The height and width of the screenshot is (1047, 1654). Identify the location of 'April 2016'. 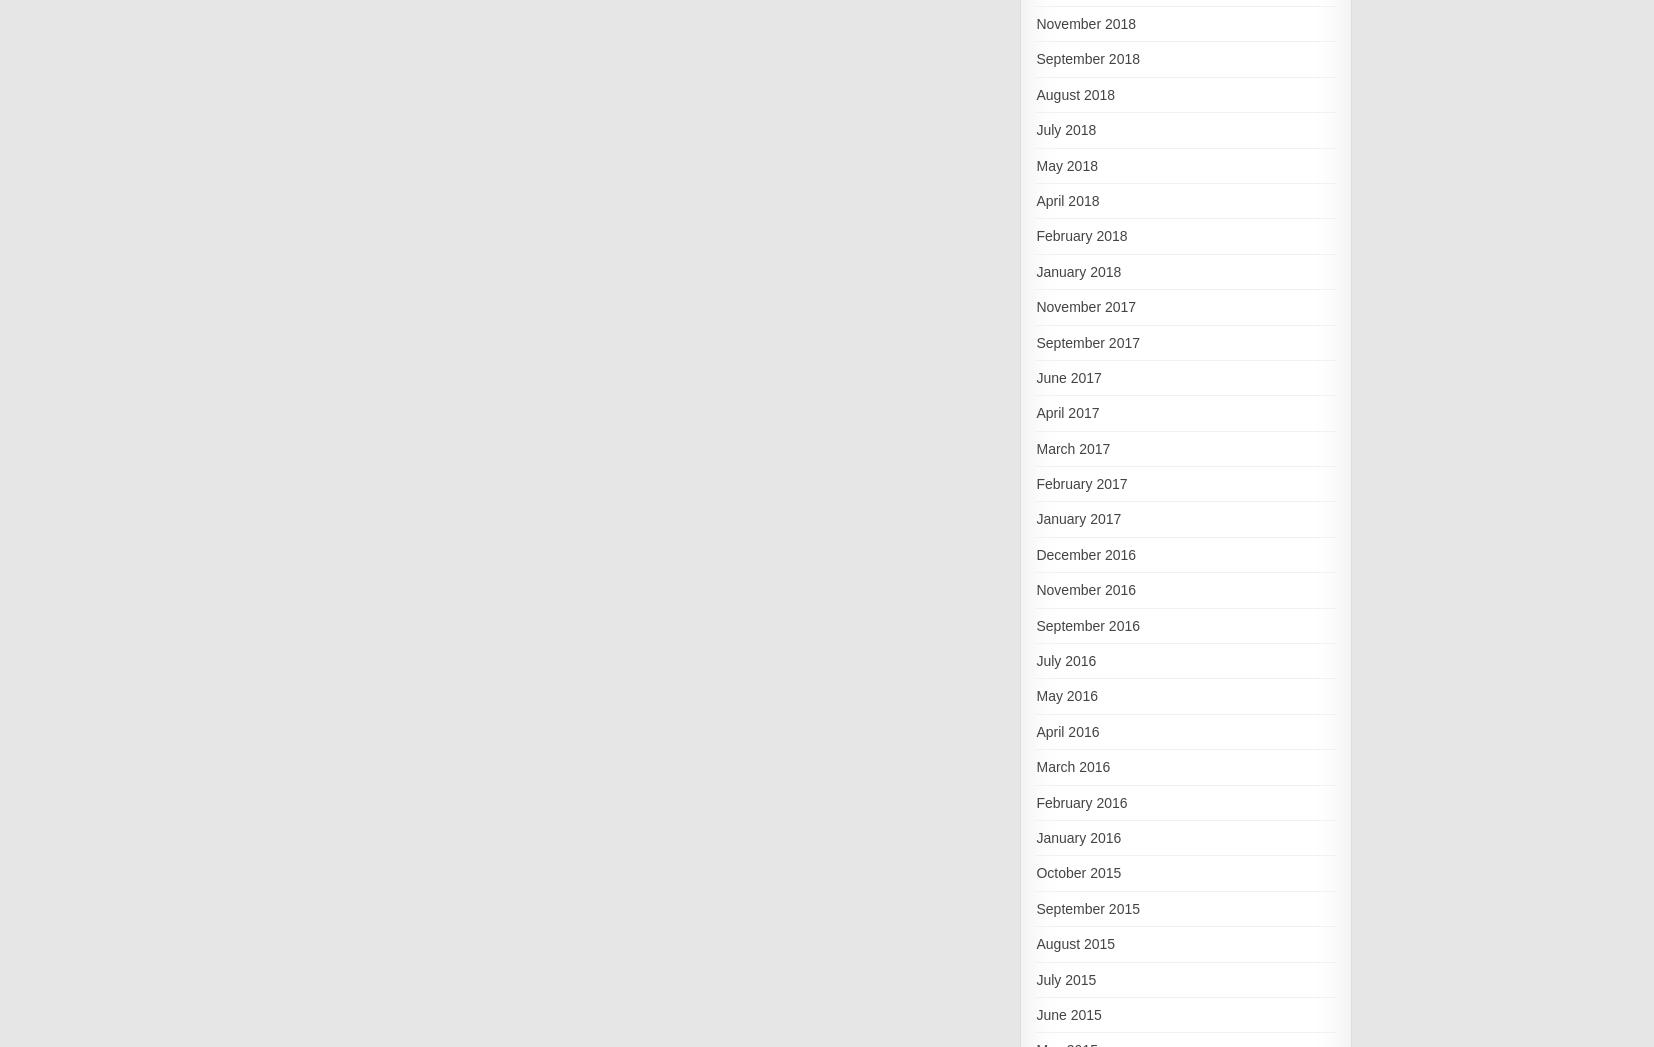
(1066, 731).